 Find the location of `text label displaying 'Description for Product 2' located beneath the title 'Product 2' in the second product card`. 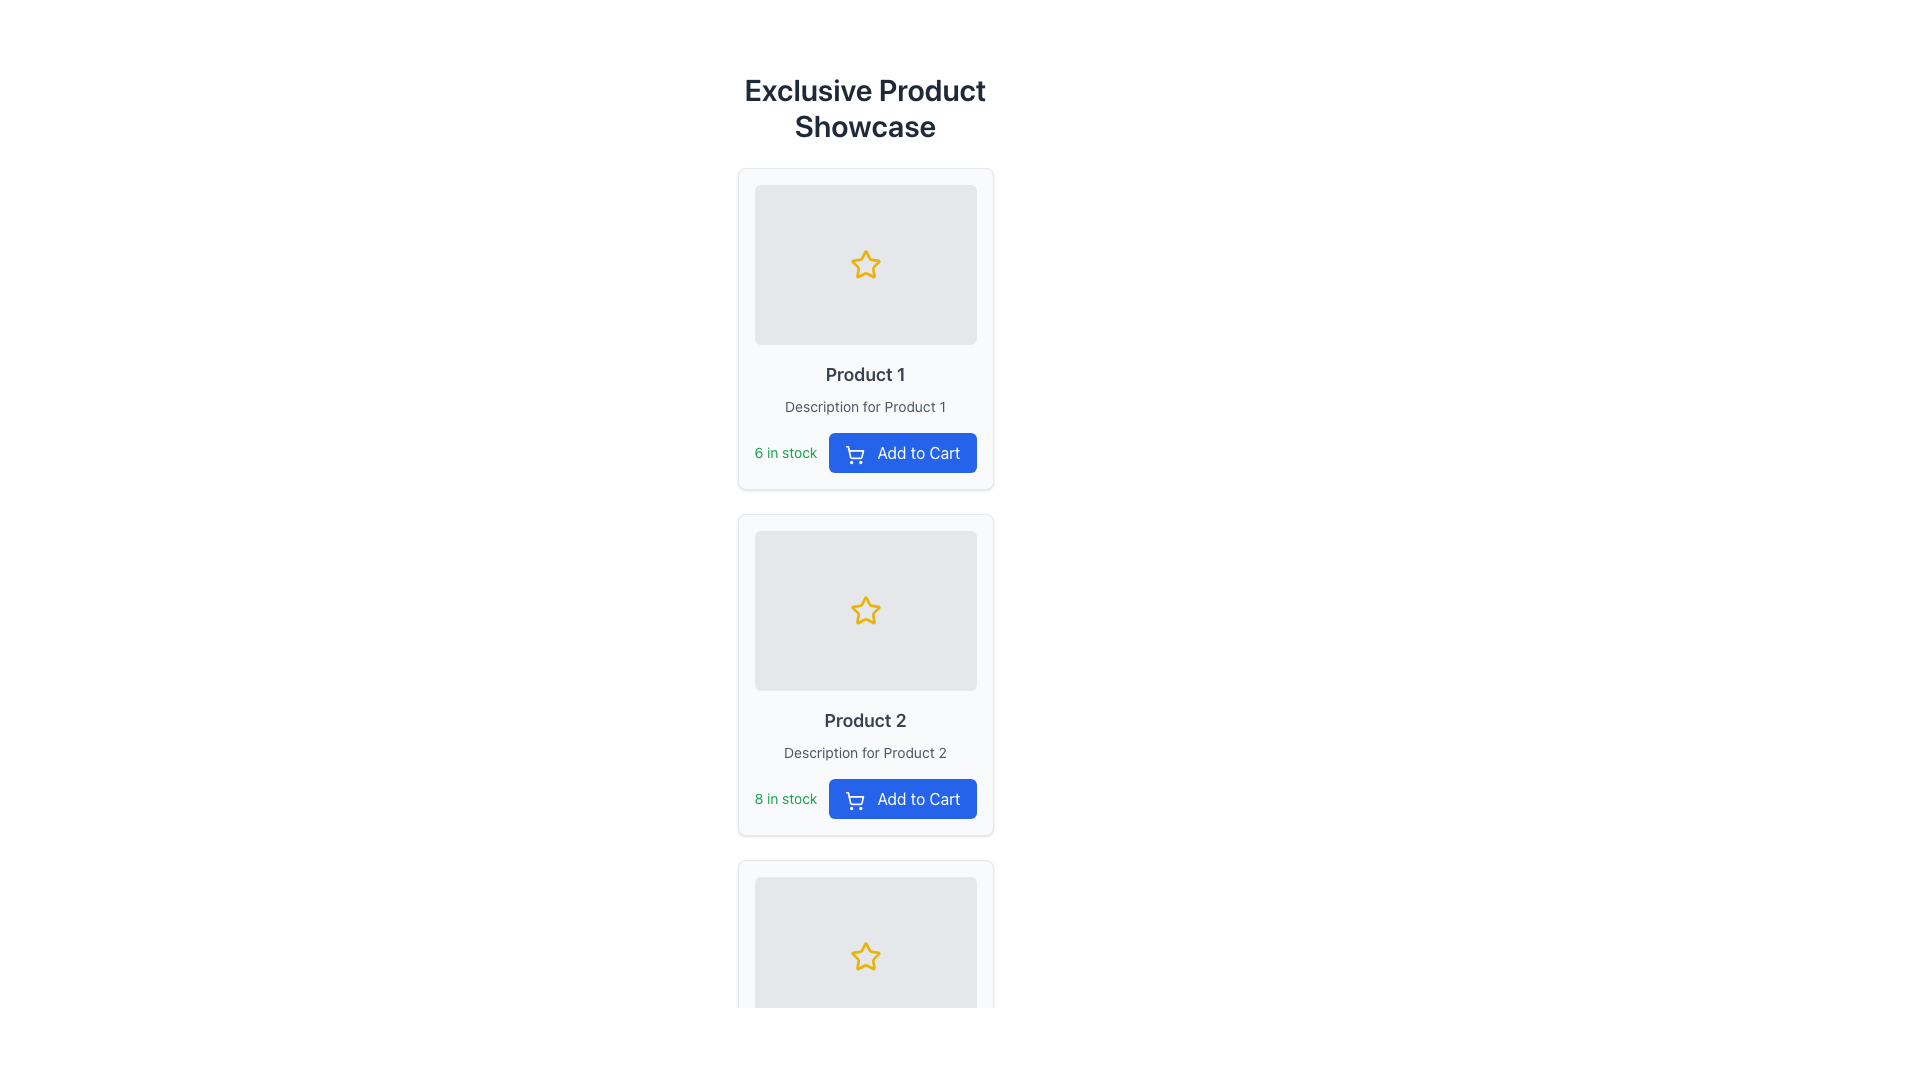

text label displaying 'Description for Product 2' located beneath the title 'Product 2' in the second product card is located at coordinates (865, 752).